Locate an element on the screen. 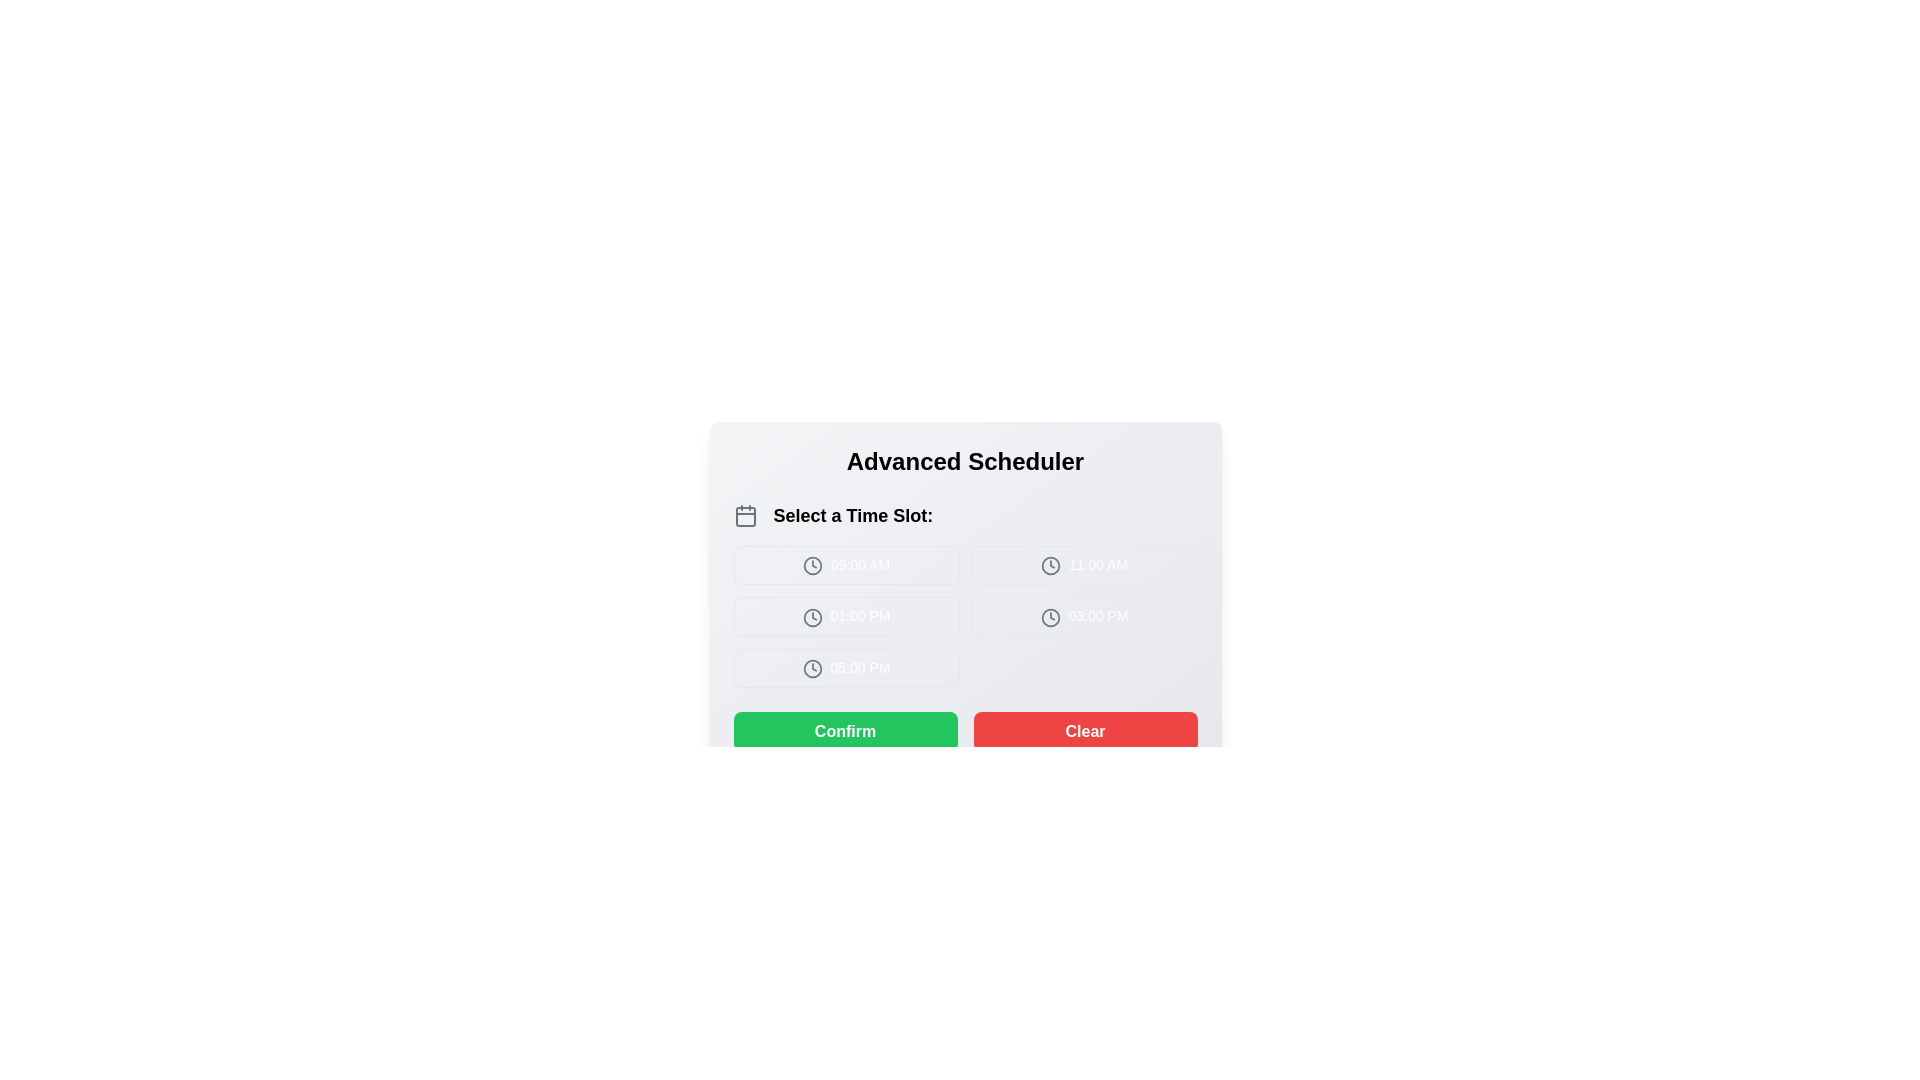 Image resolution: width=1920 pixels, height=1080 pixels. the clock icon located to the left of the text in the button labeled '05:00 PM' is located at coordinates (812, 668).